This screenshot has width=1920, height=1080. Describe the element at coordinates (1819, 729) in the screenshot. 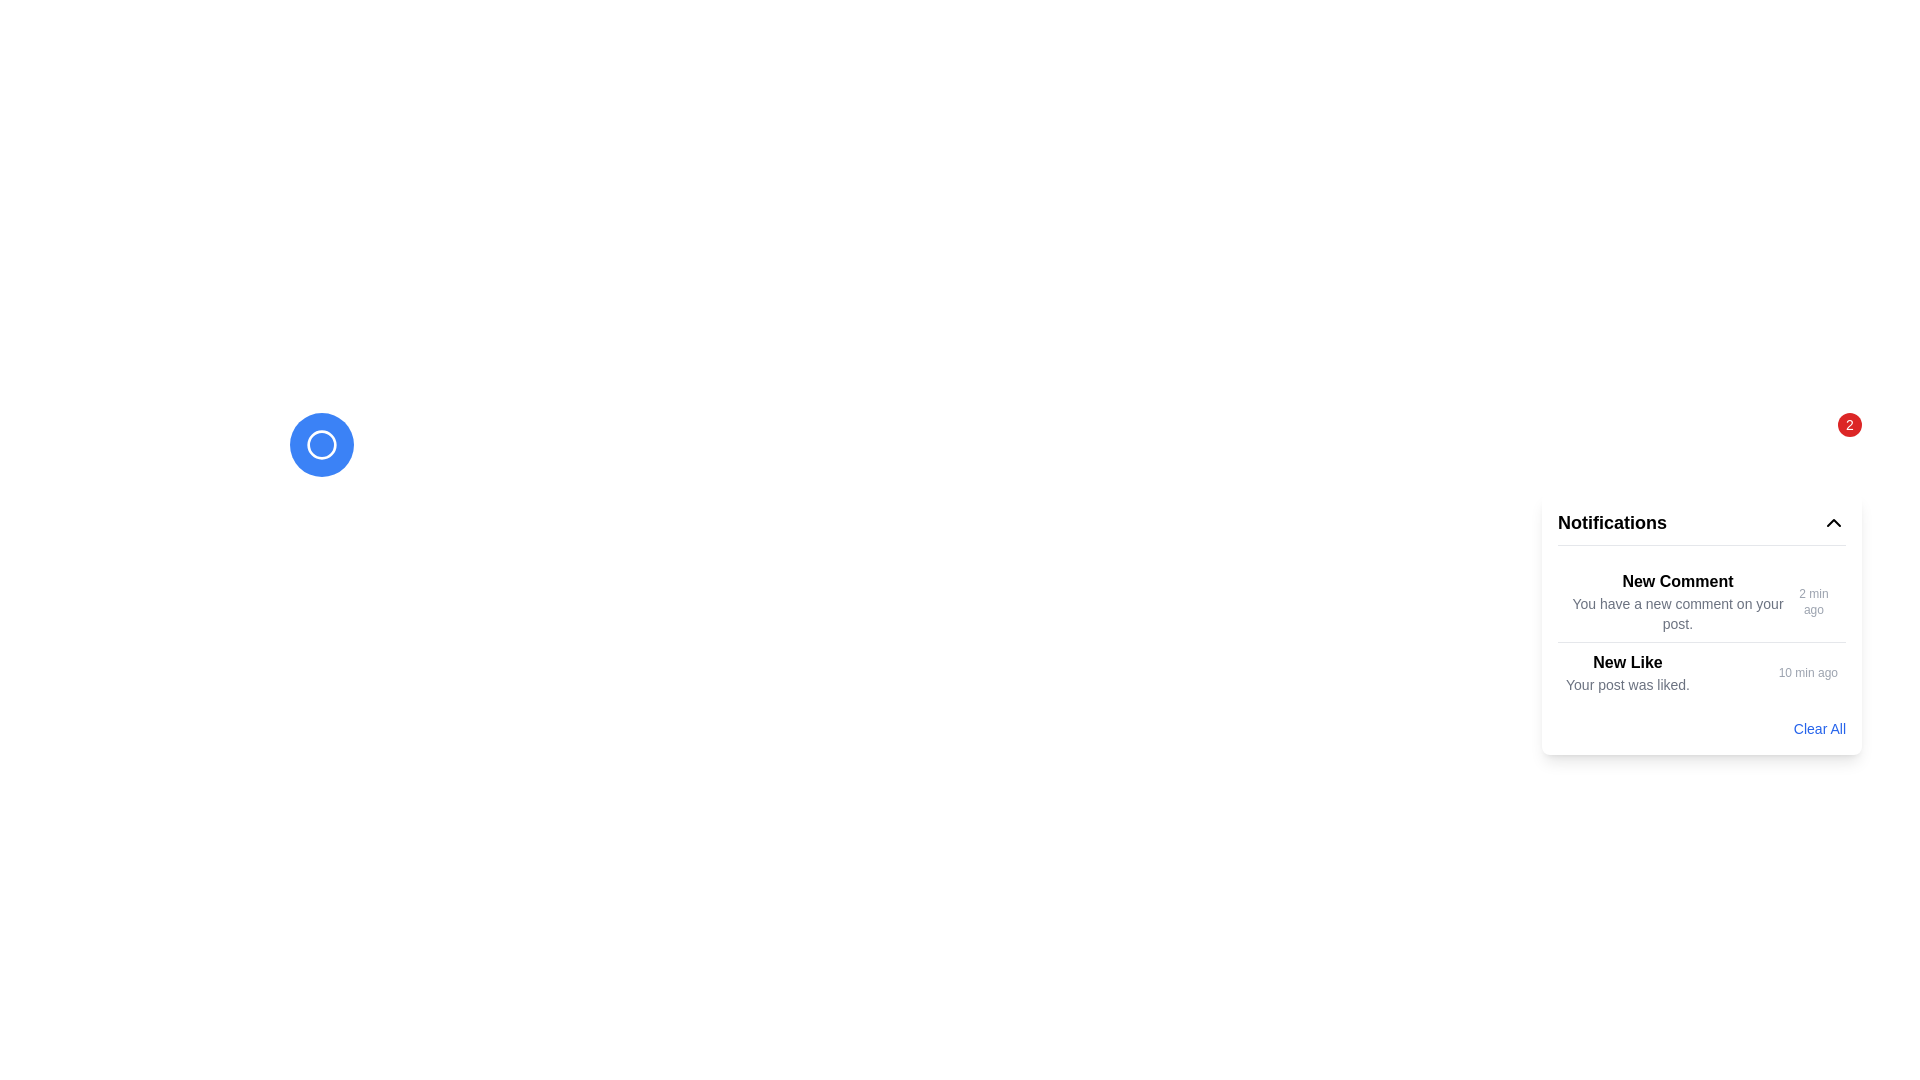

I see `the text link positioned at the bottom-right of the notification panel to clear all notifications` at that location.